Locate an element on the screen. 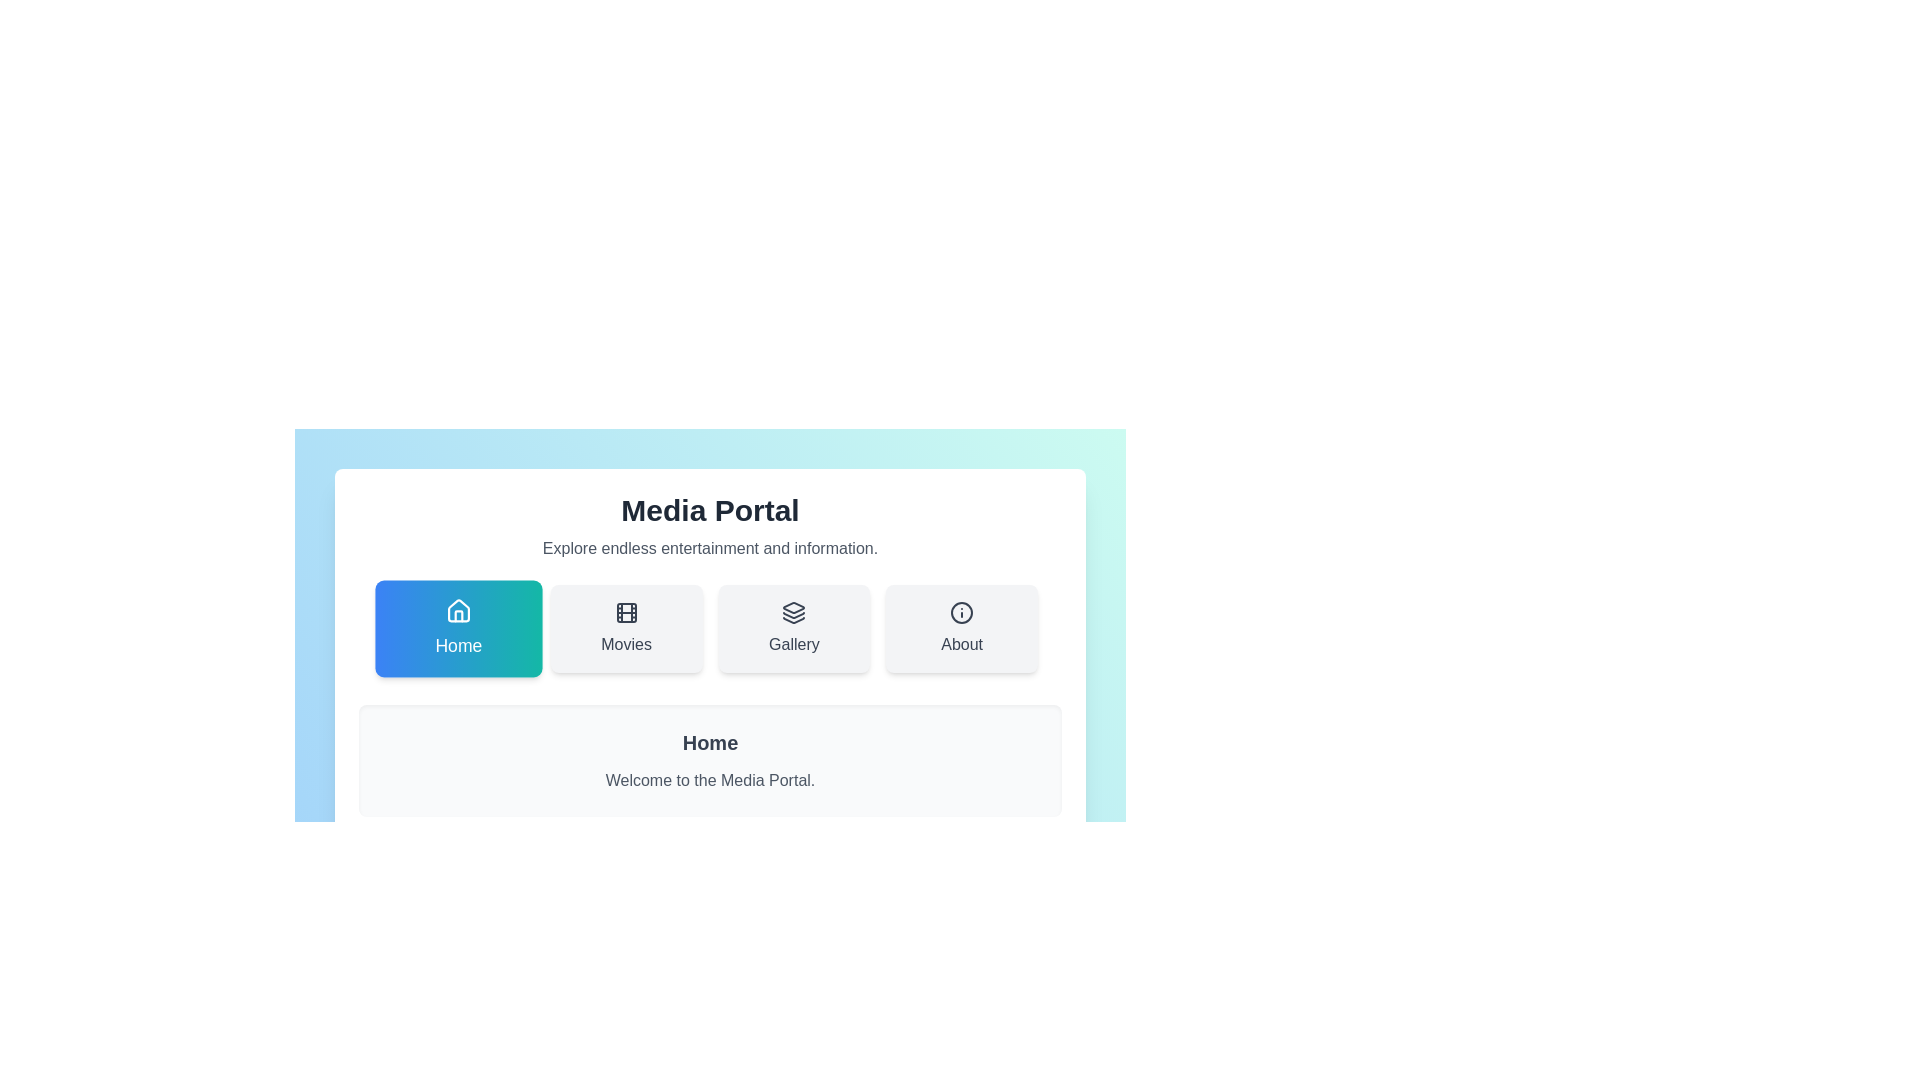  the Movies icon, which serves as a navigation trigger for viewing movie-related content, to trigger the corresponding action is located at coordinates (625, 612).